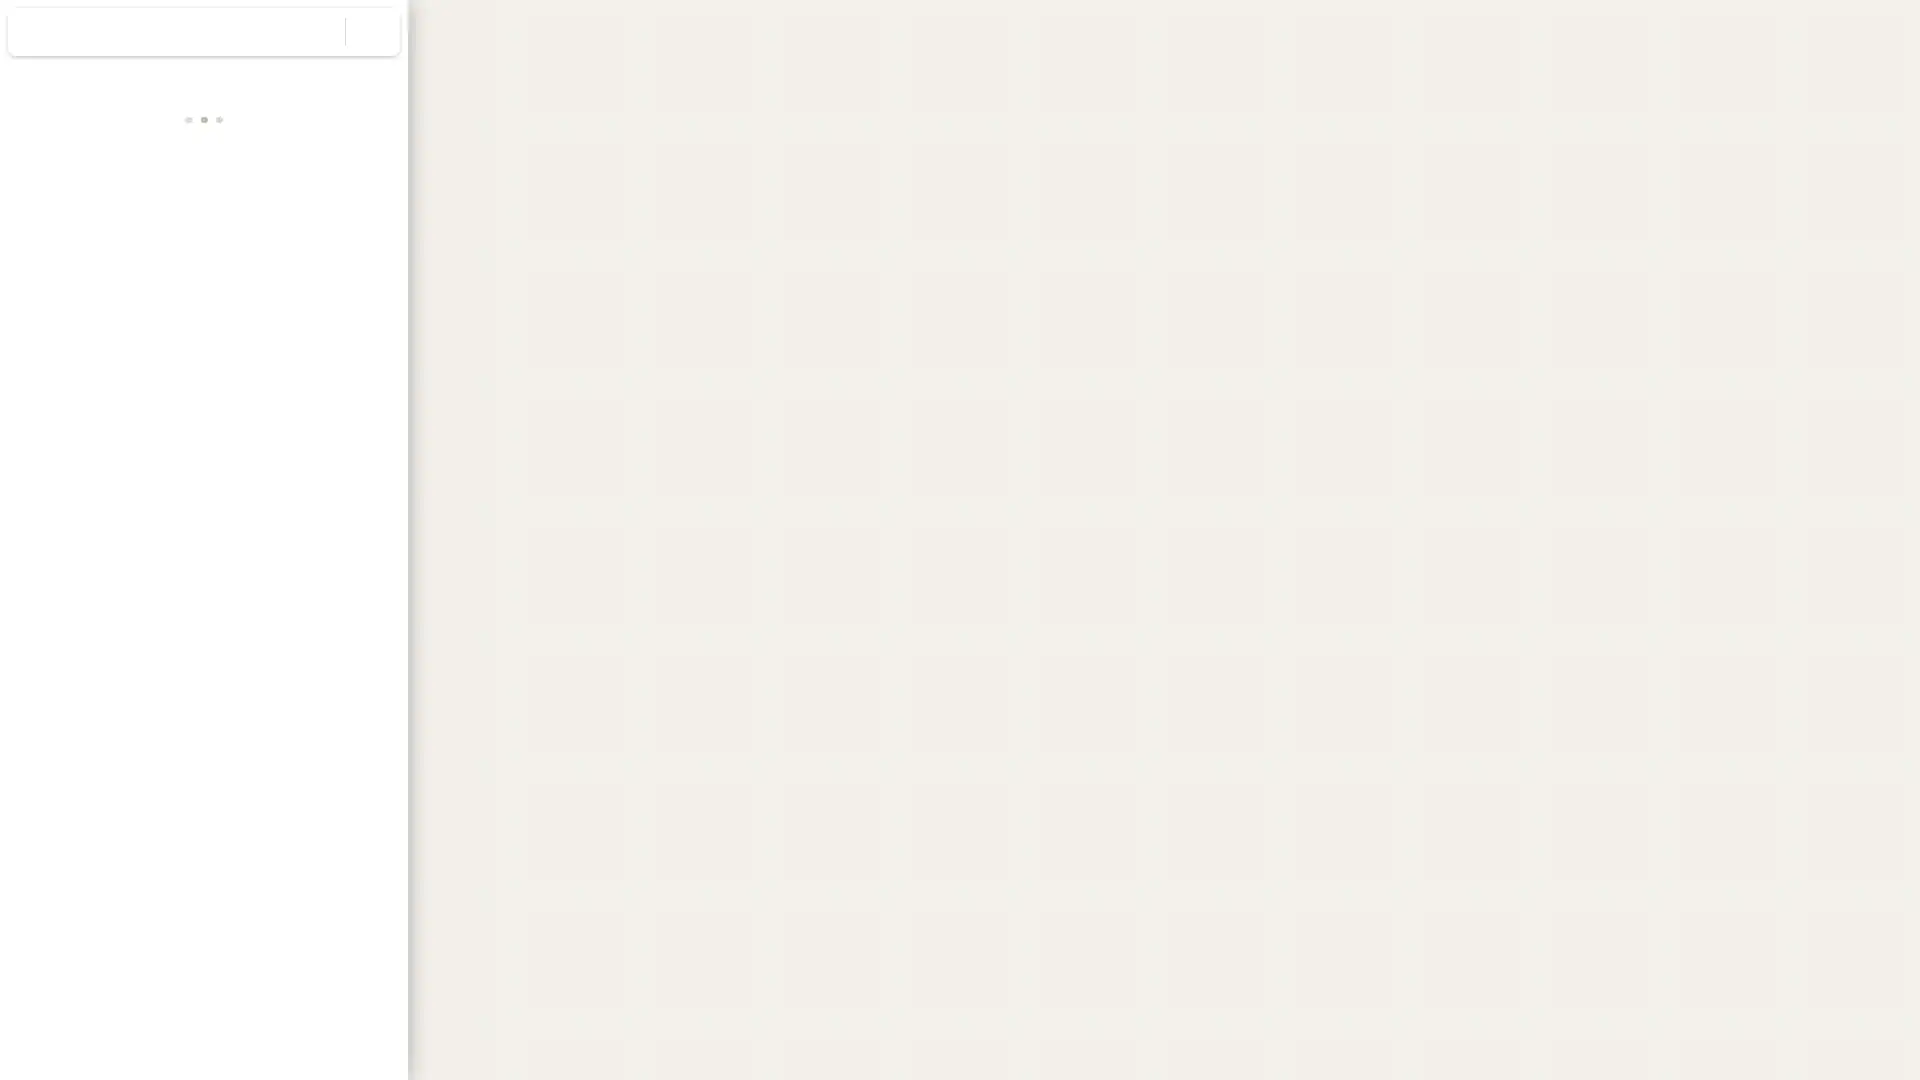 This screenshot has width=1920, height=1080. What do you see at coordinates (349, 381) in the screenshot?
I see `Share Toronto` at bounding box center [349, 381].